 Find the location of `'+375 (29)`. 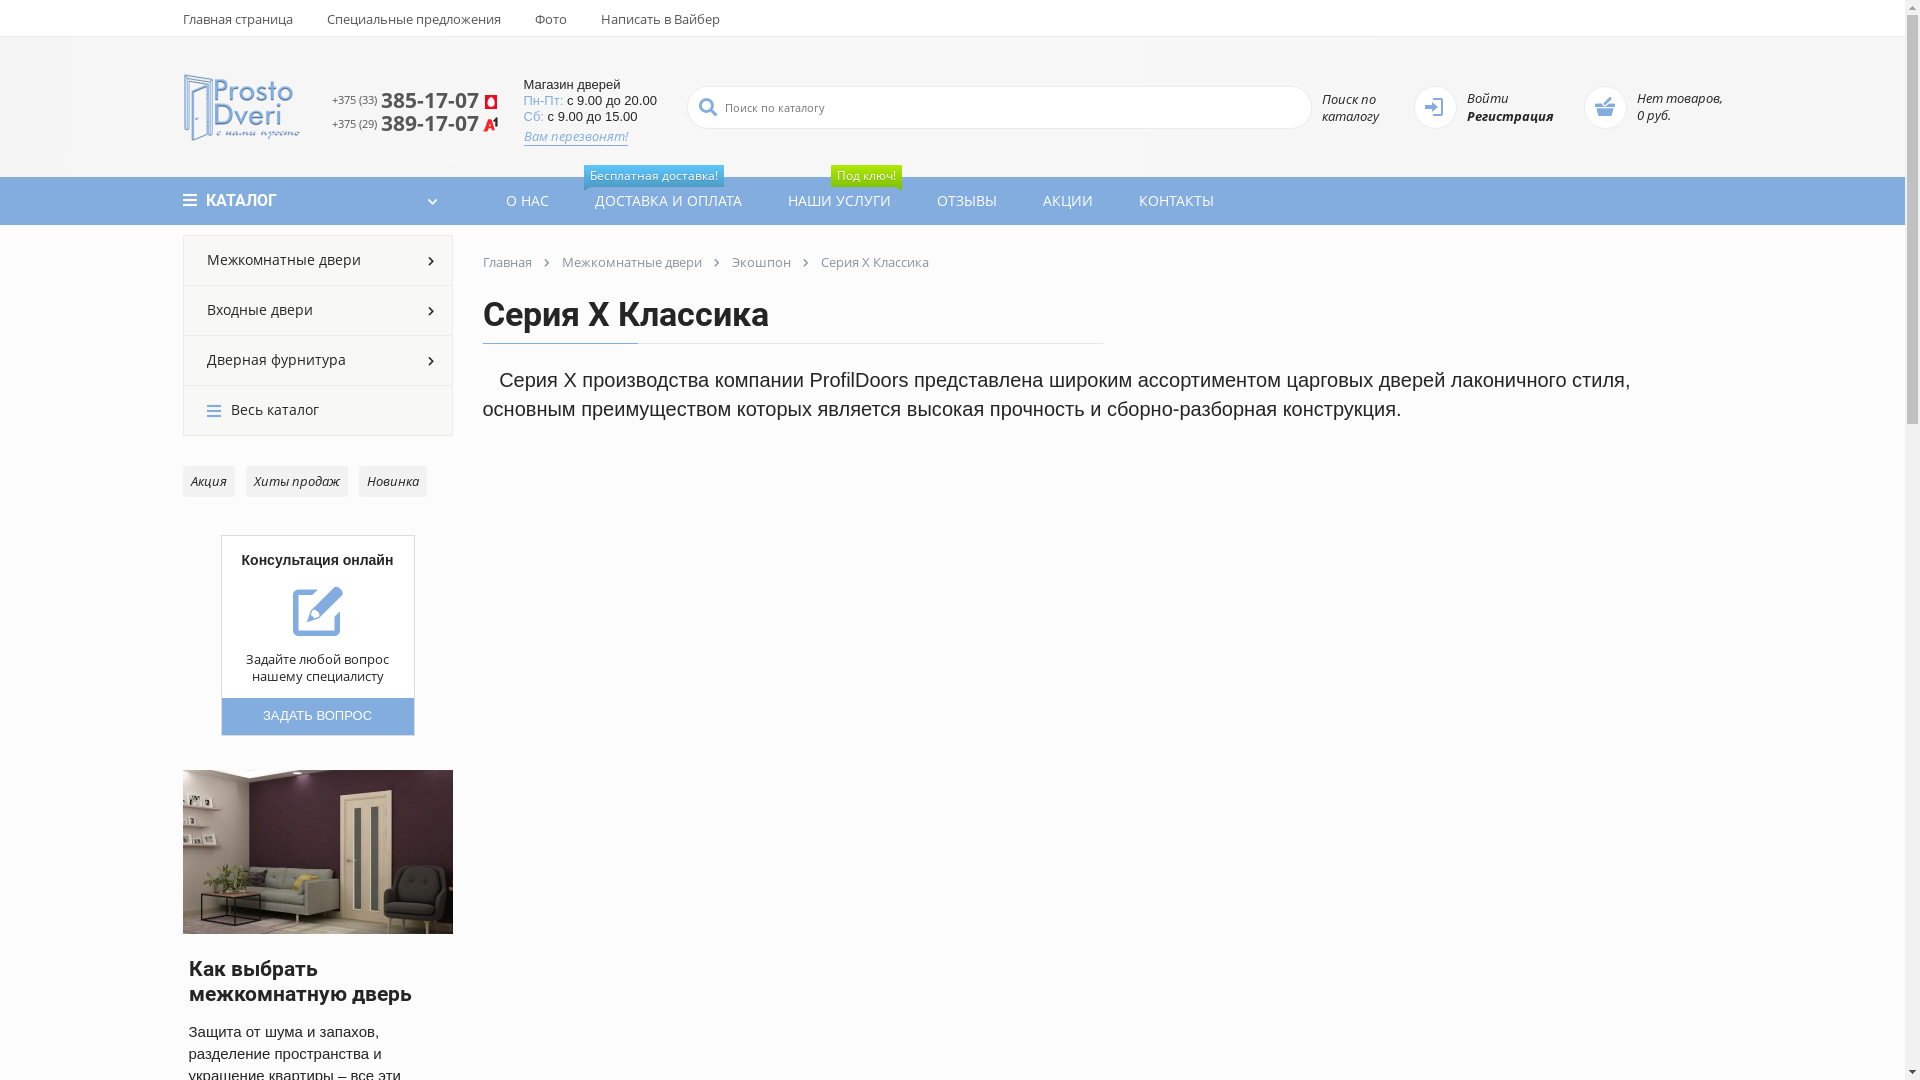

'+375 (29) is located at coordinates (414, 123).